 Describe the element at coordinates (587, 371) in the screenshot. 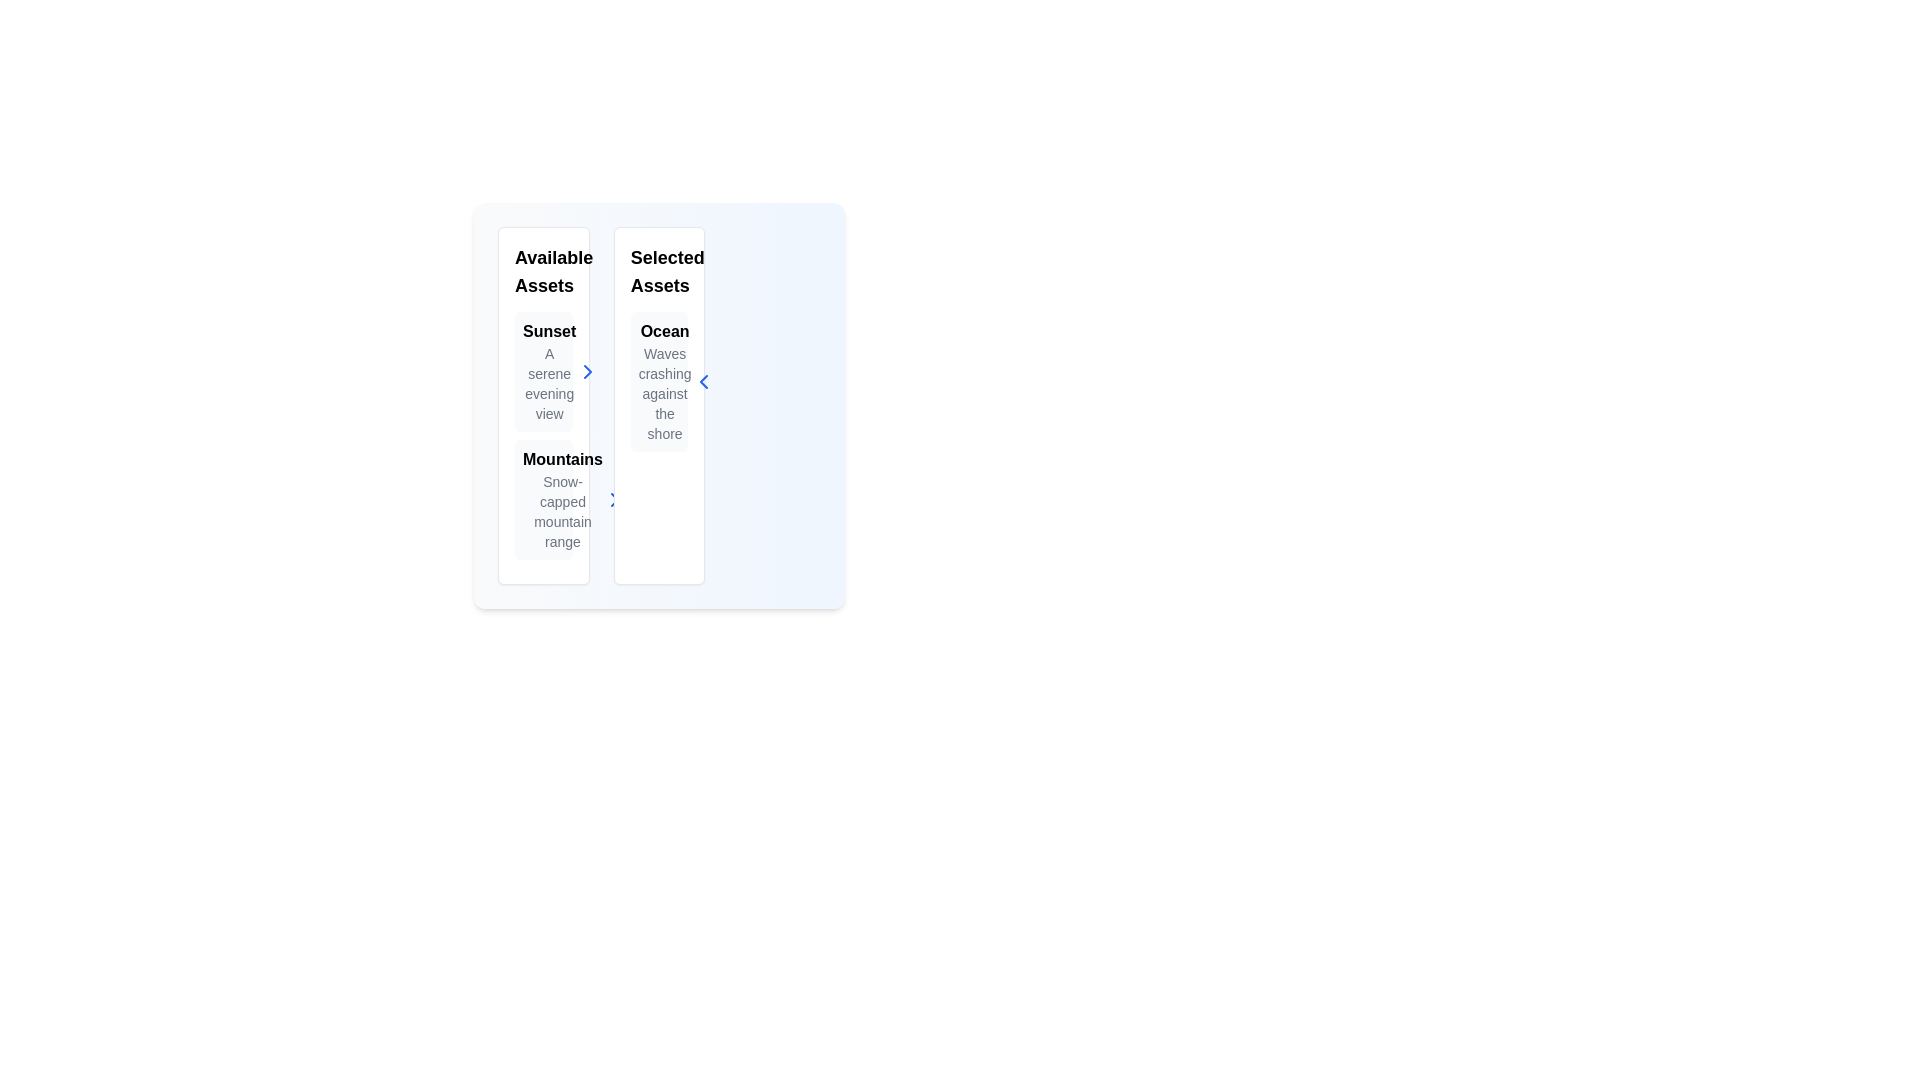

I see `arrow button next to the asset named Sunset in the 'Available Assets' list to transfer it to the 'Selected Assets' list` at that location.